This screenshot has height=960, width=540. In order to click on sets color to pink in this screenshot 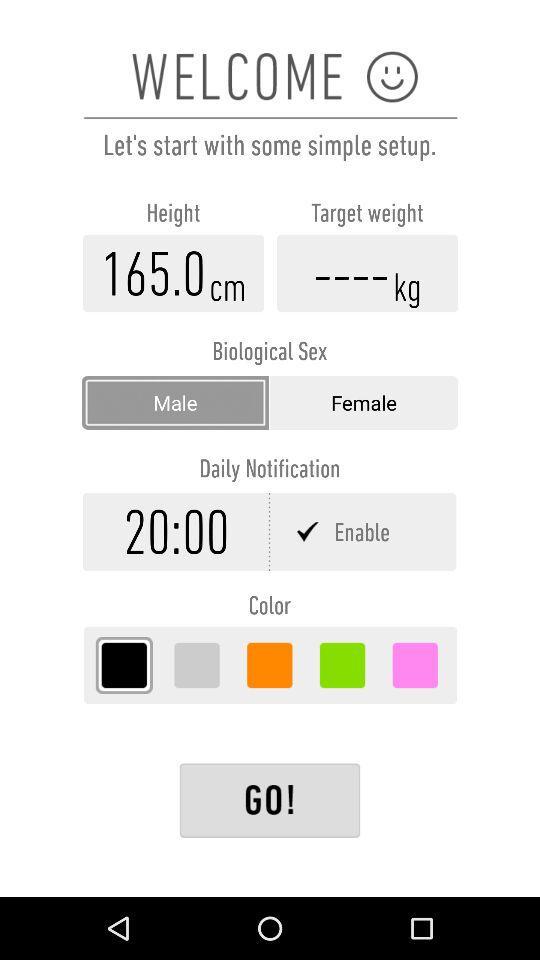, I will do `click(414, 665)`.